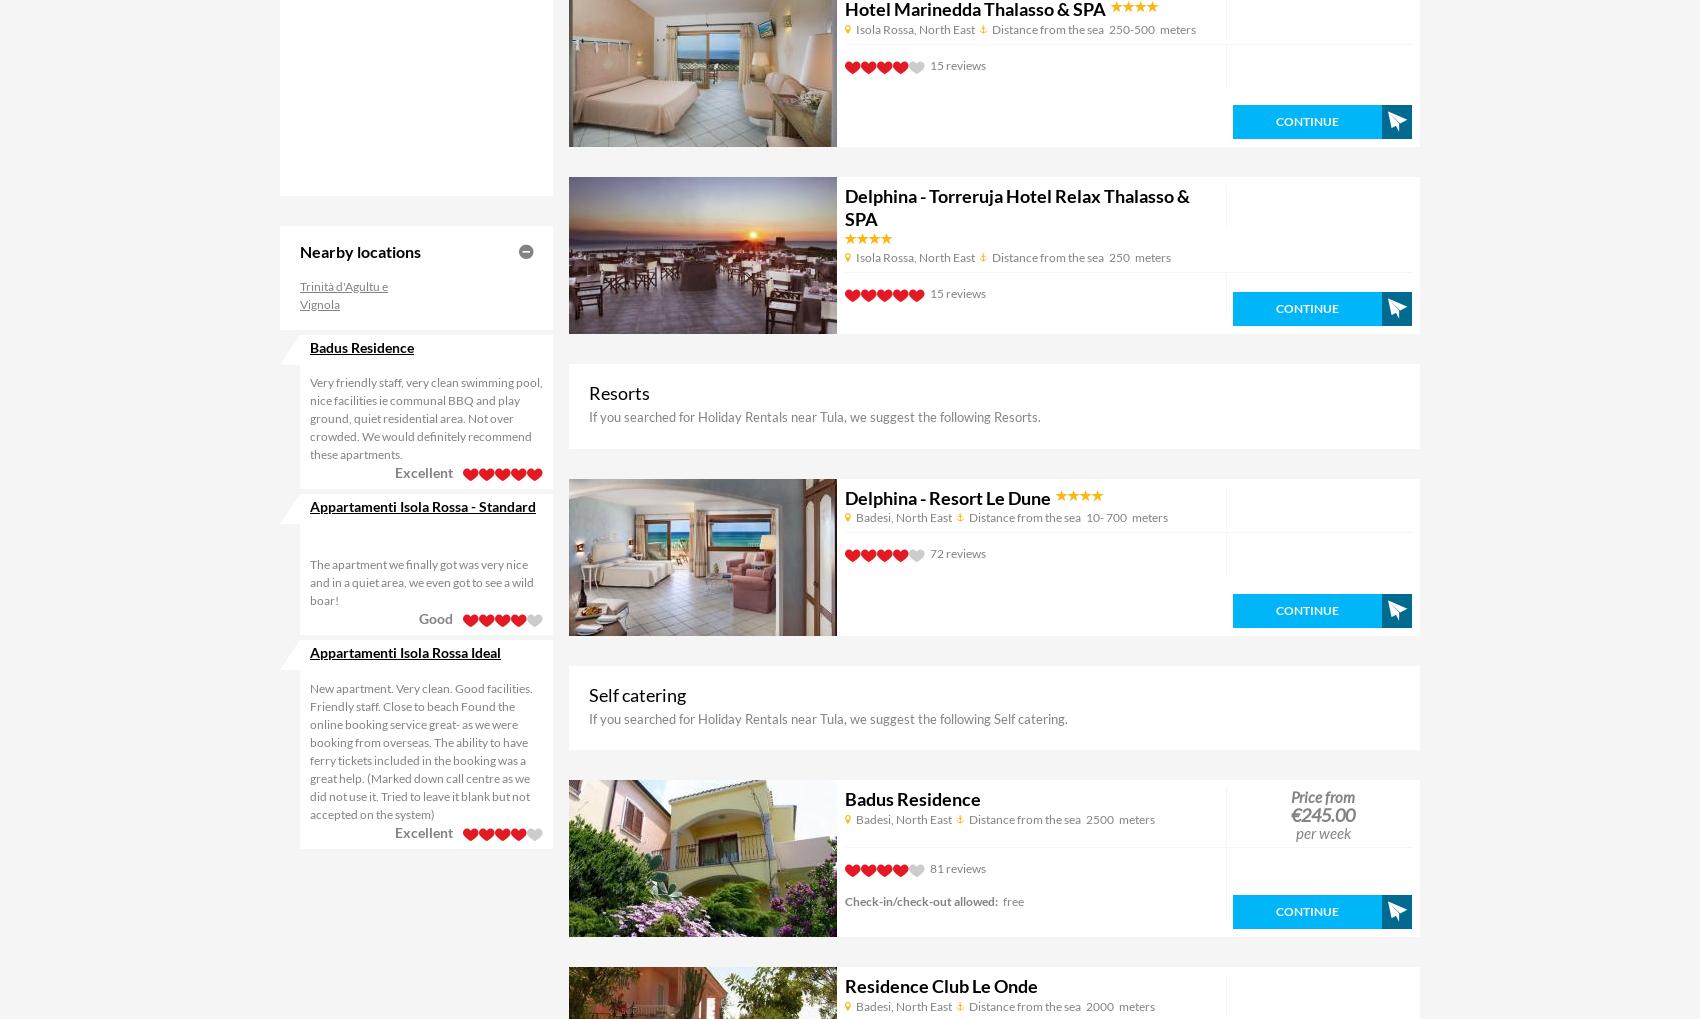  What do you see at coordinates (1290, 796) in the screenshot?
I see `'Price from'` at bounding box center [1290, 796].